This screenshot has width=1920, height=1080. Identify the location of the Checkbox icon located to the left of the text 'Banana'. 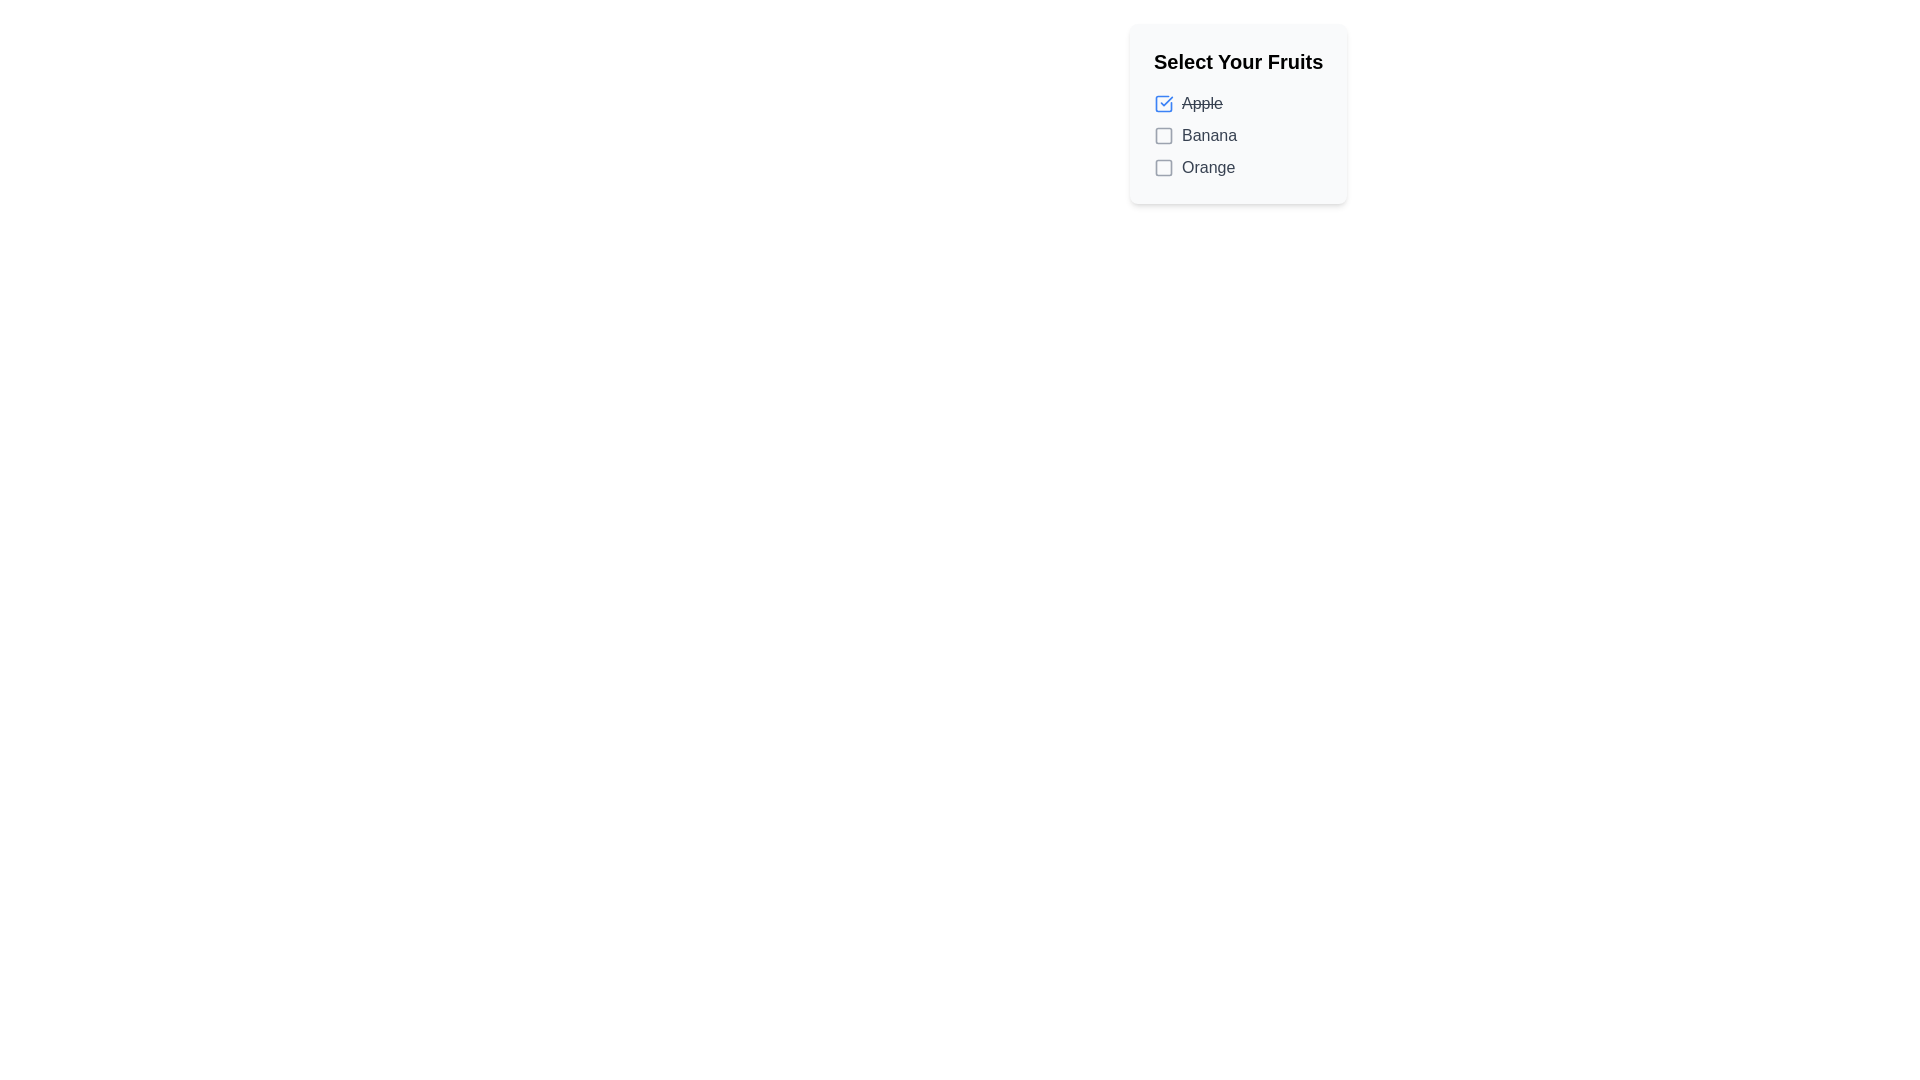
(1163, 135).